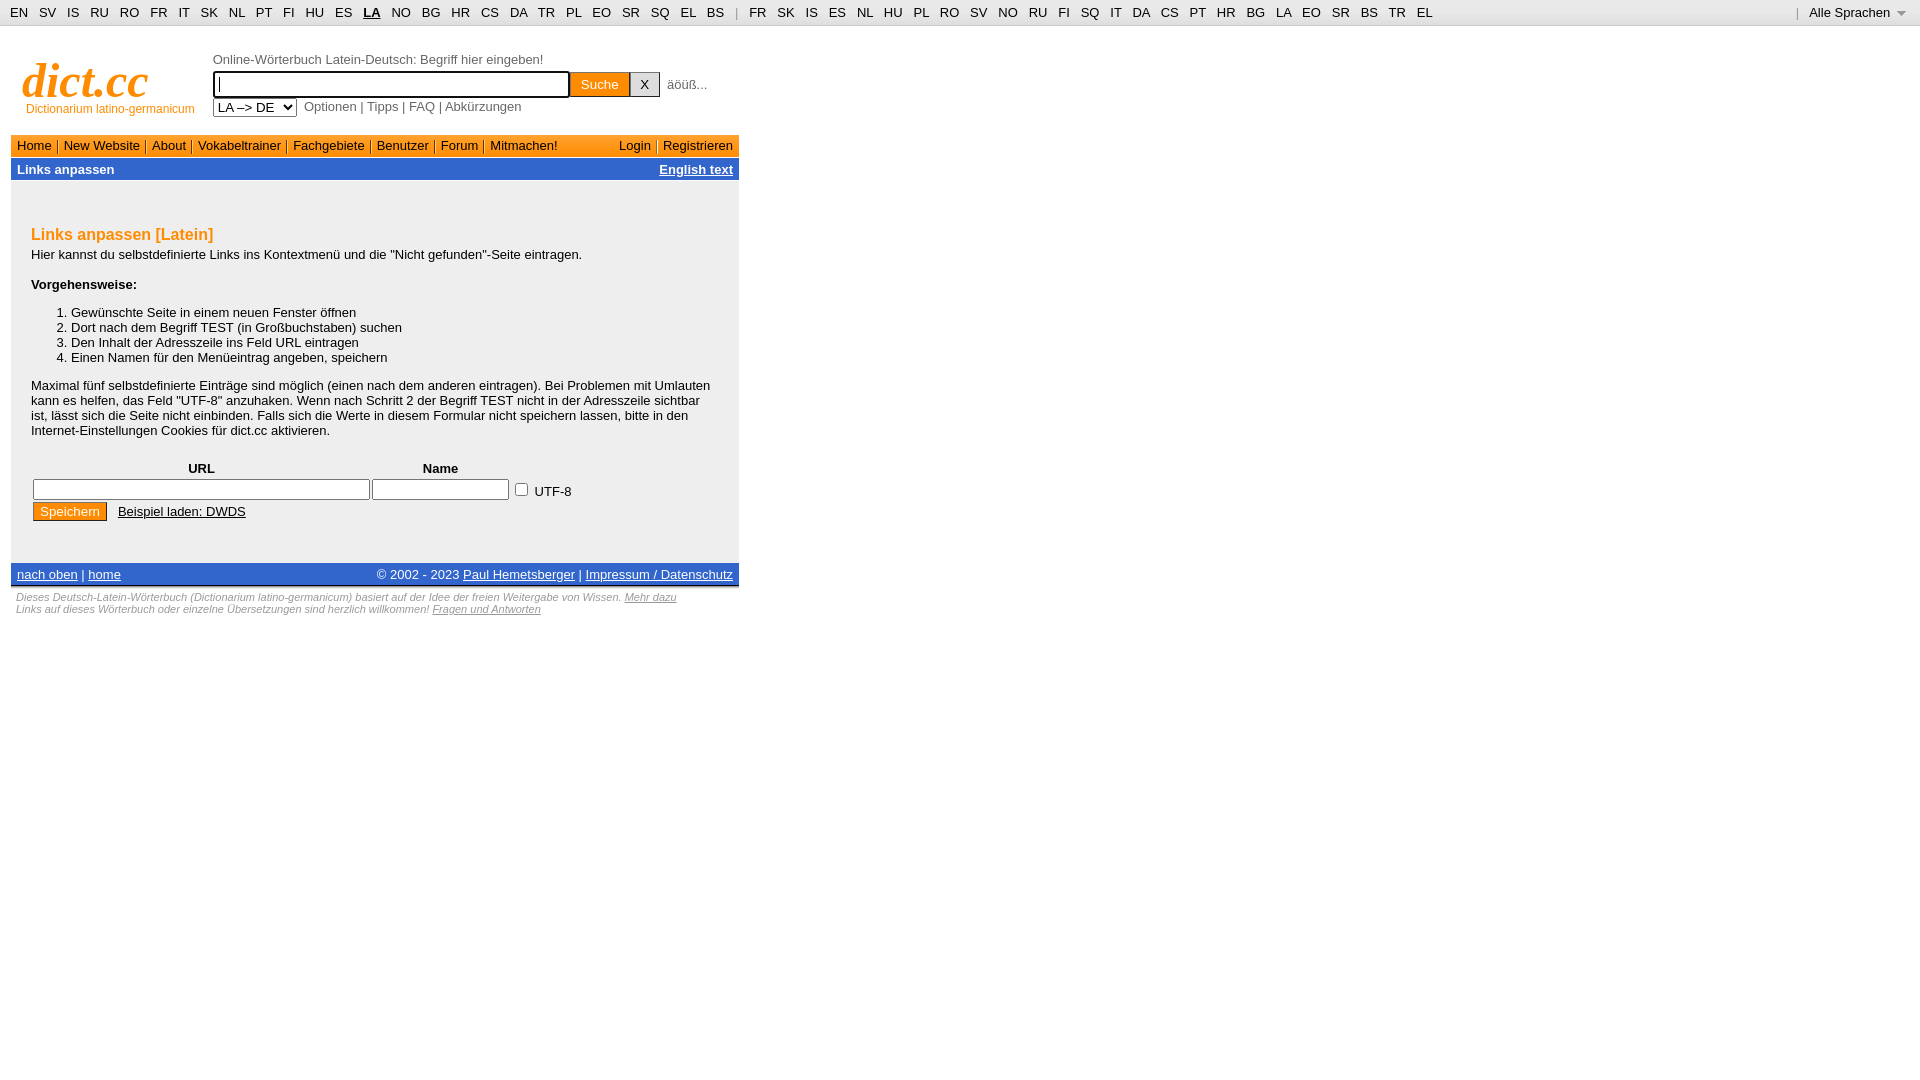  What do you see at coordinates (287, 12) in the screenshot?
I see `'FI'` at bounding box center [287, 12].